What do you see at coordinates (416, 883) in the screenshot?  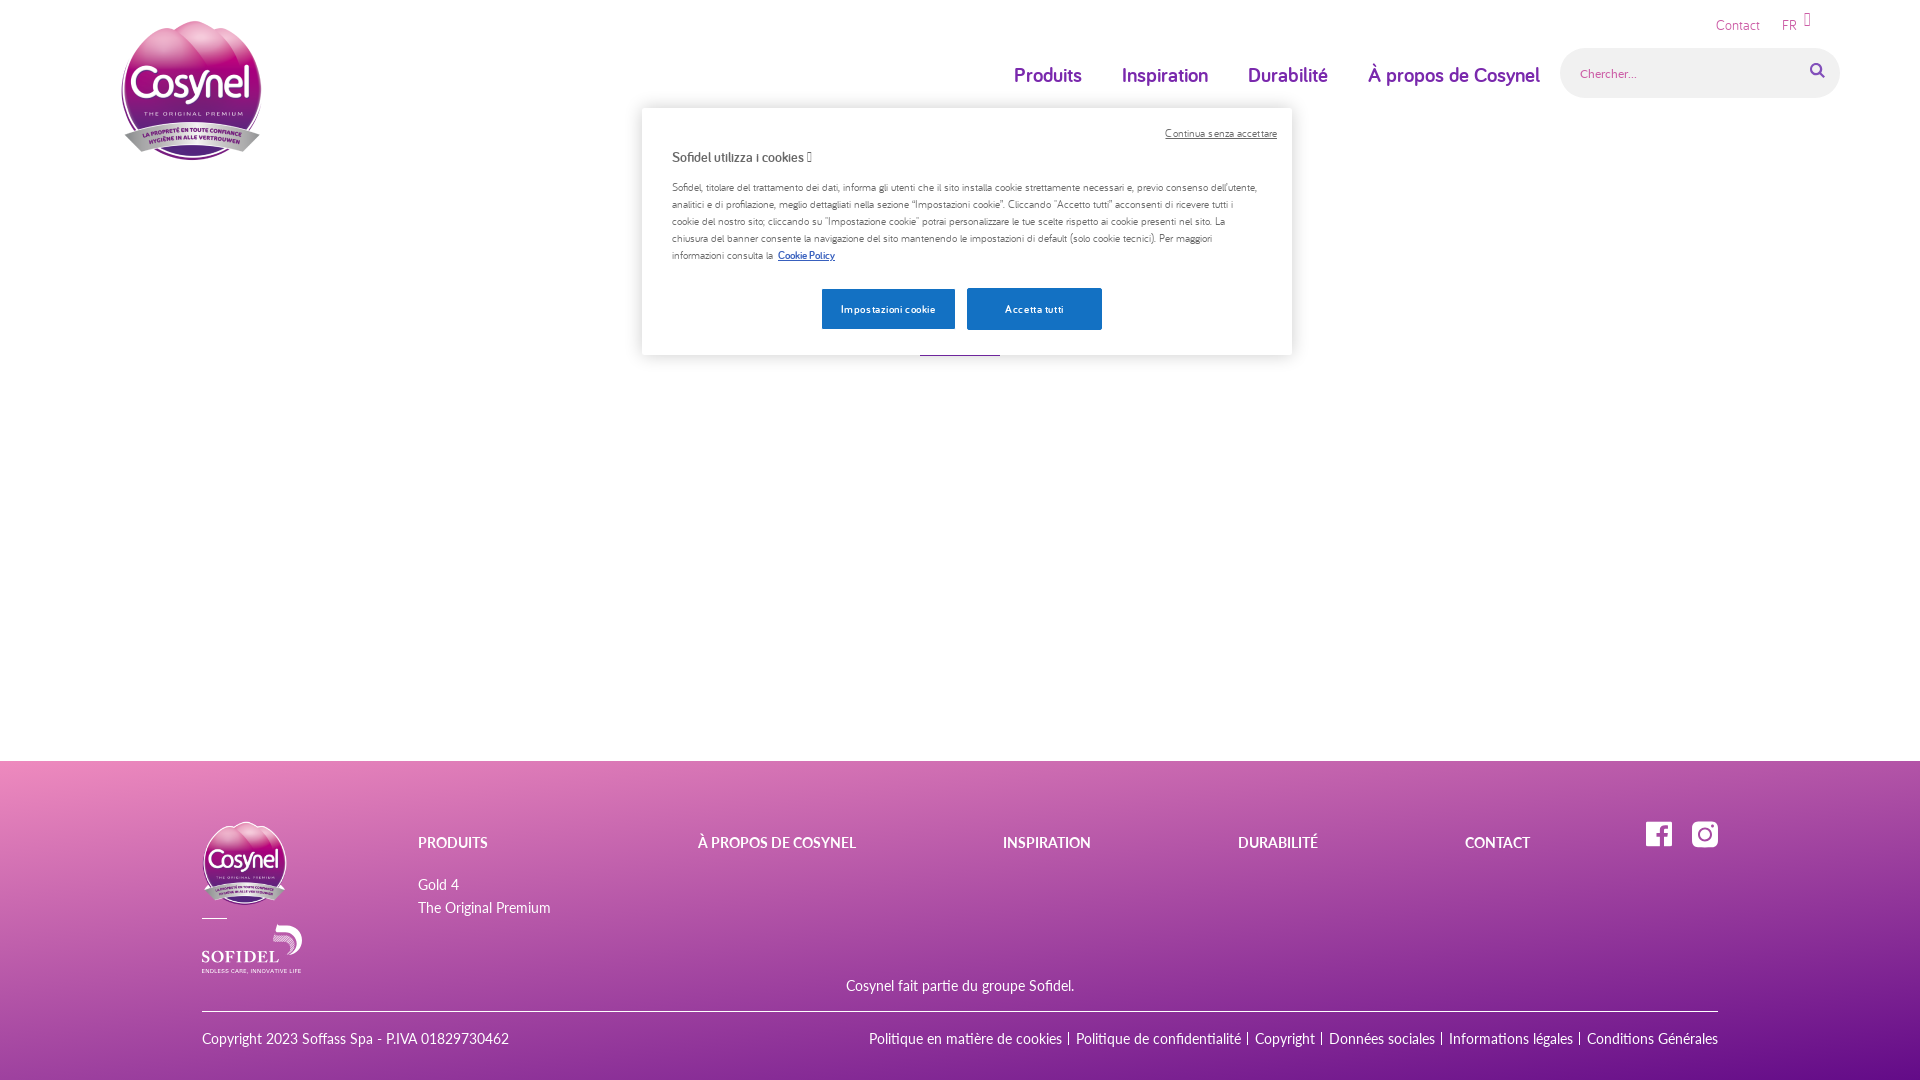 I see `'Gold 4'` at bounding box center [416, 883].